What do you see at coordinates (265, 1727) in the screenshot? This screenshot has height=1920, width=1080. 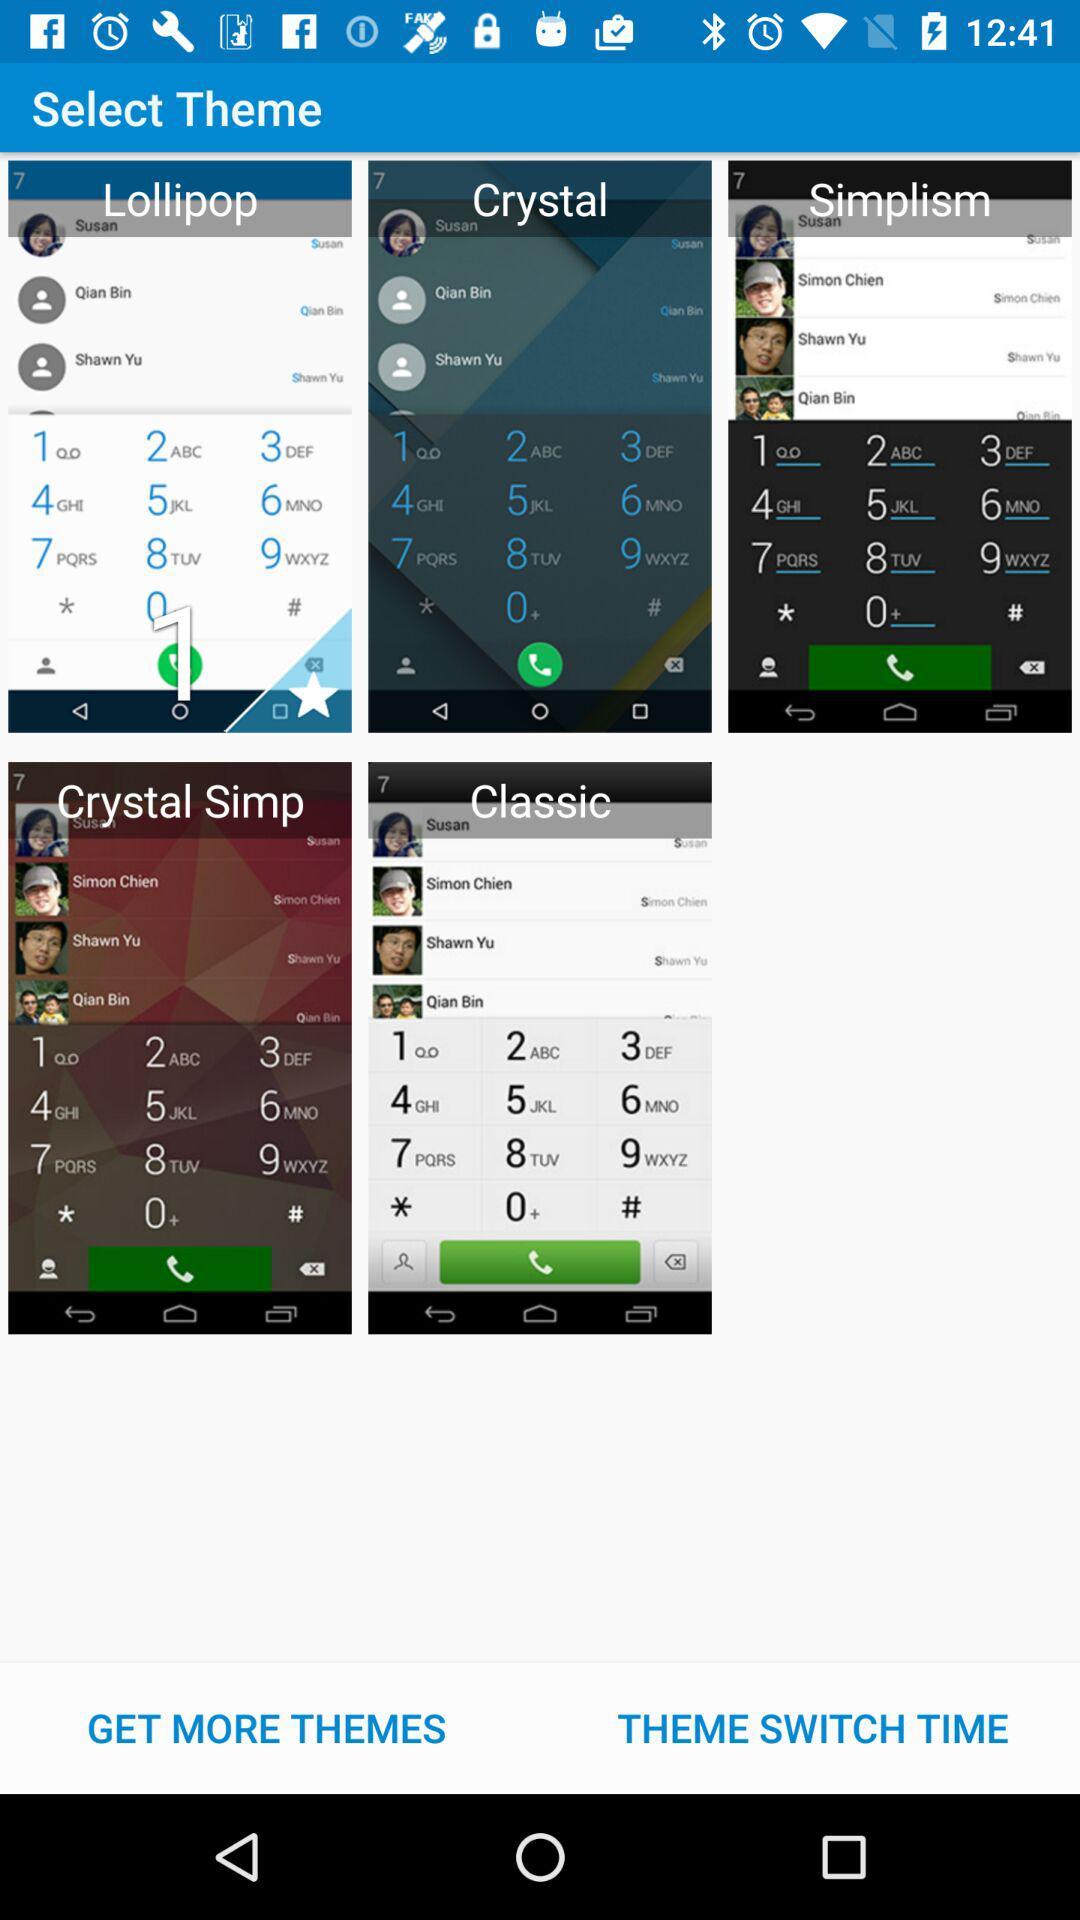 I see `the get more themes item` at bounding box center [265, 1727].